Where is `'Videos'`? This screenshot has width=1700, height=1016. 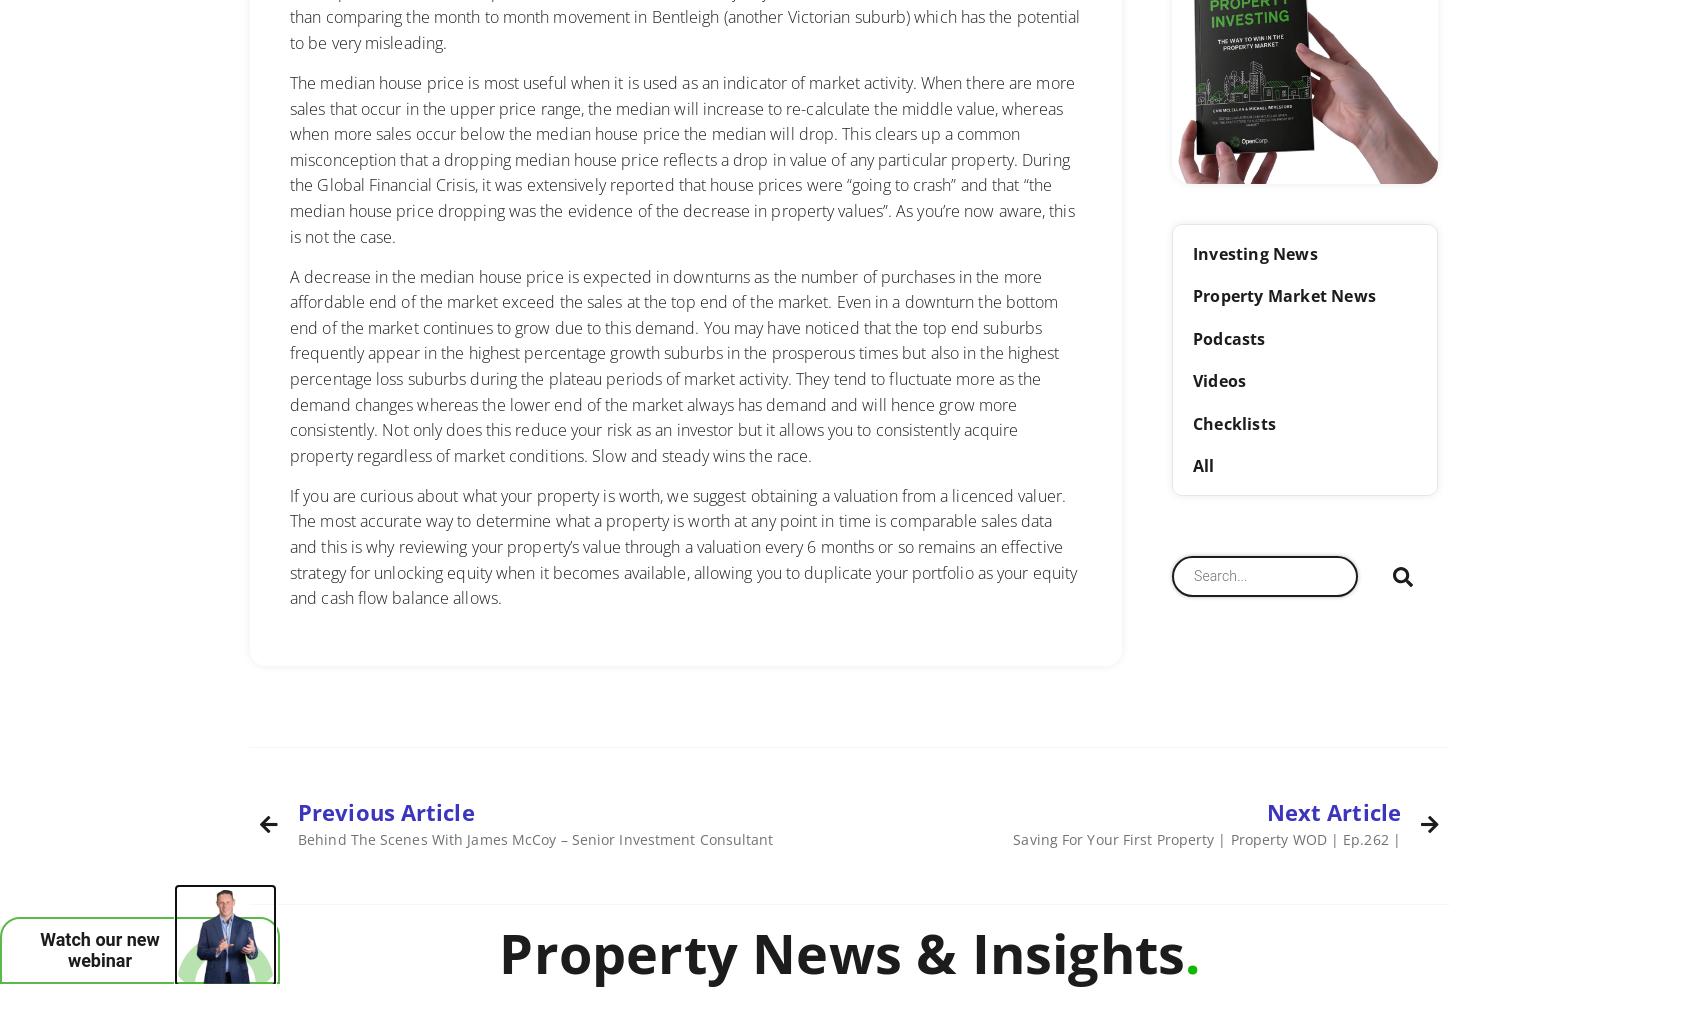
'Videos' is located at coordinates (1218, 381).